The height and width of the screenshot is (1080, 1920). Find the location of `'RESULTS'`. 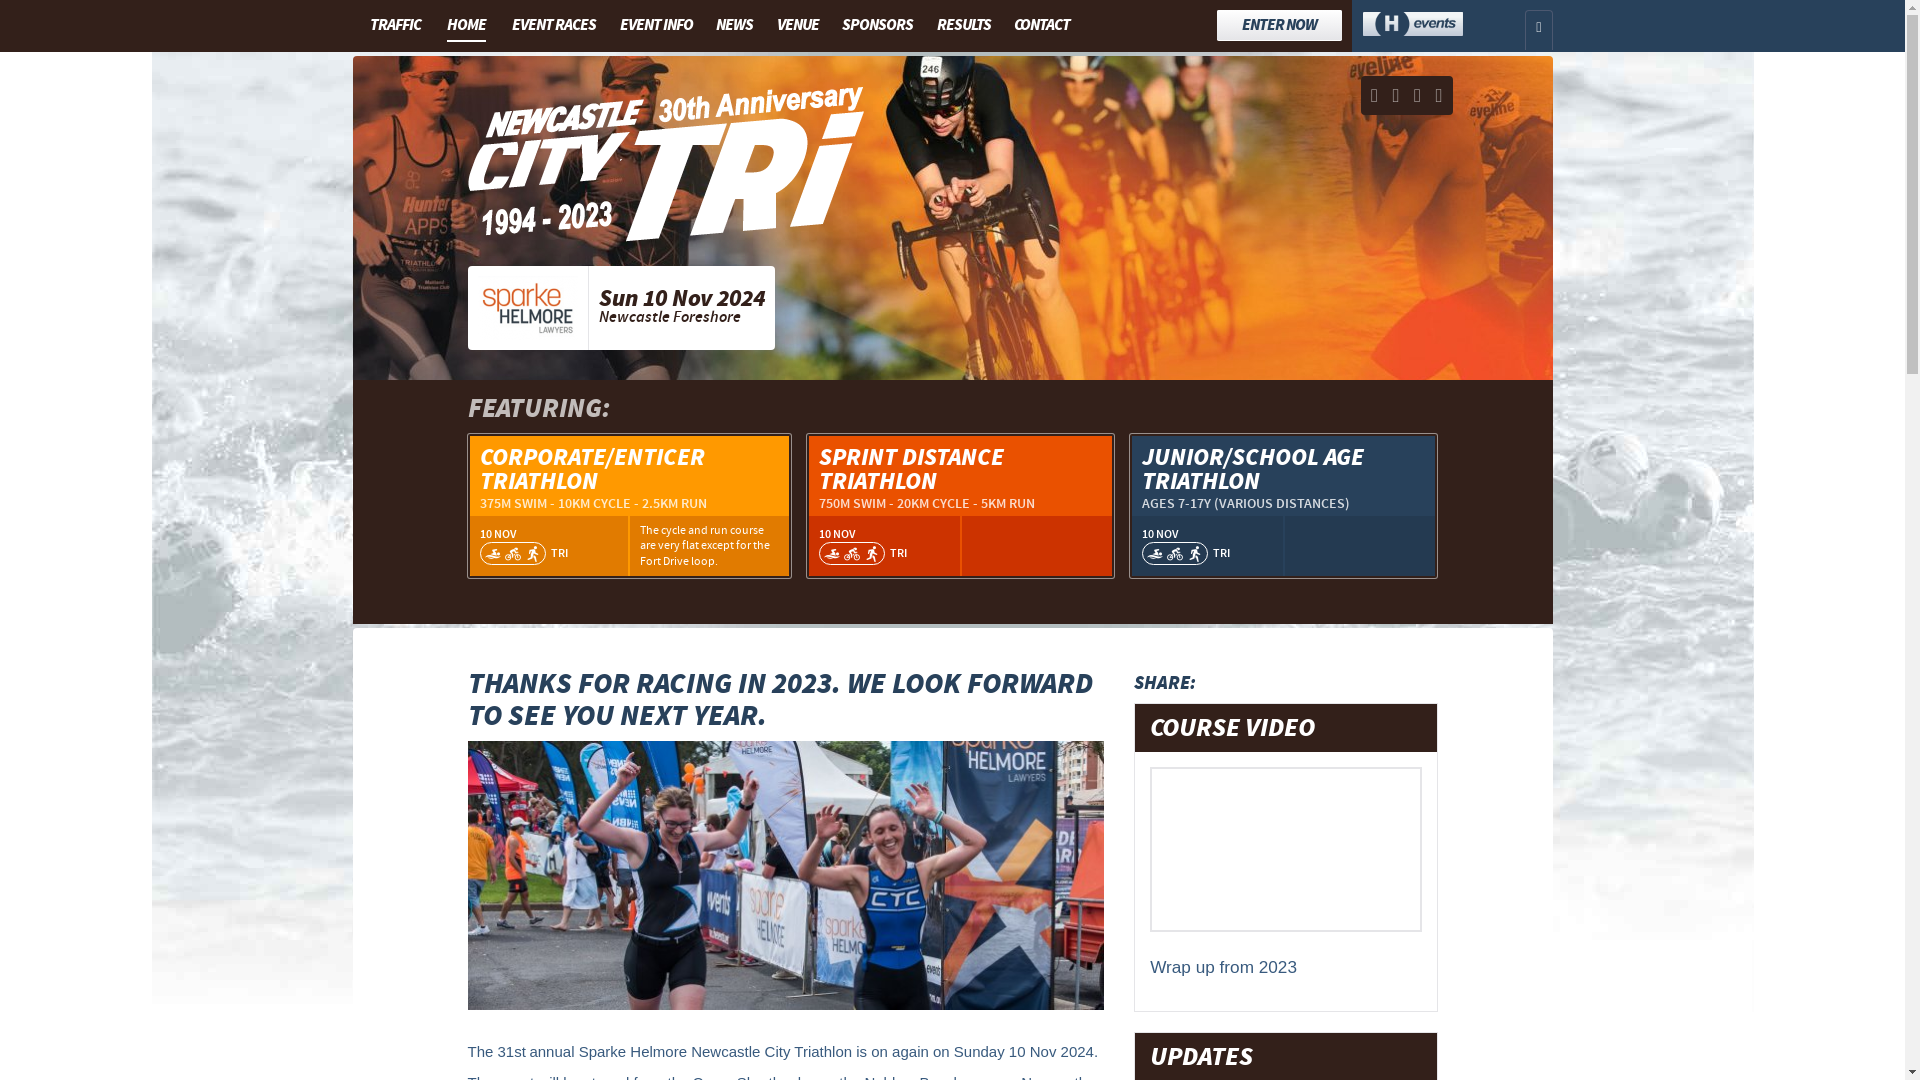

'RESULTS' is located at coordinates (964, 24).